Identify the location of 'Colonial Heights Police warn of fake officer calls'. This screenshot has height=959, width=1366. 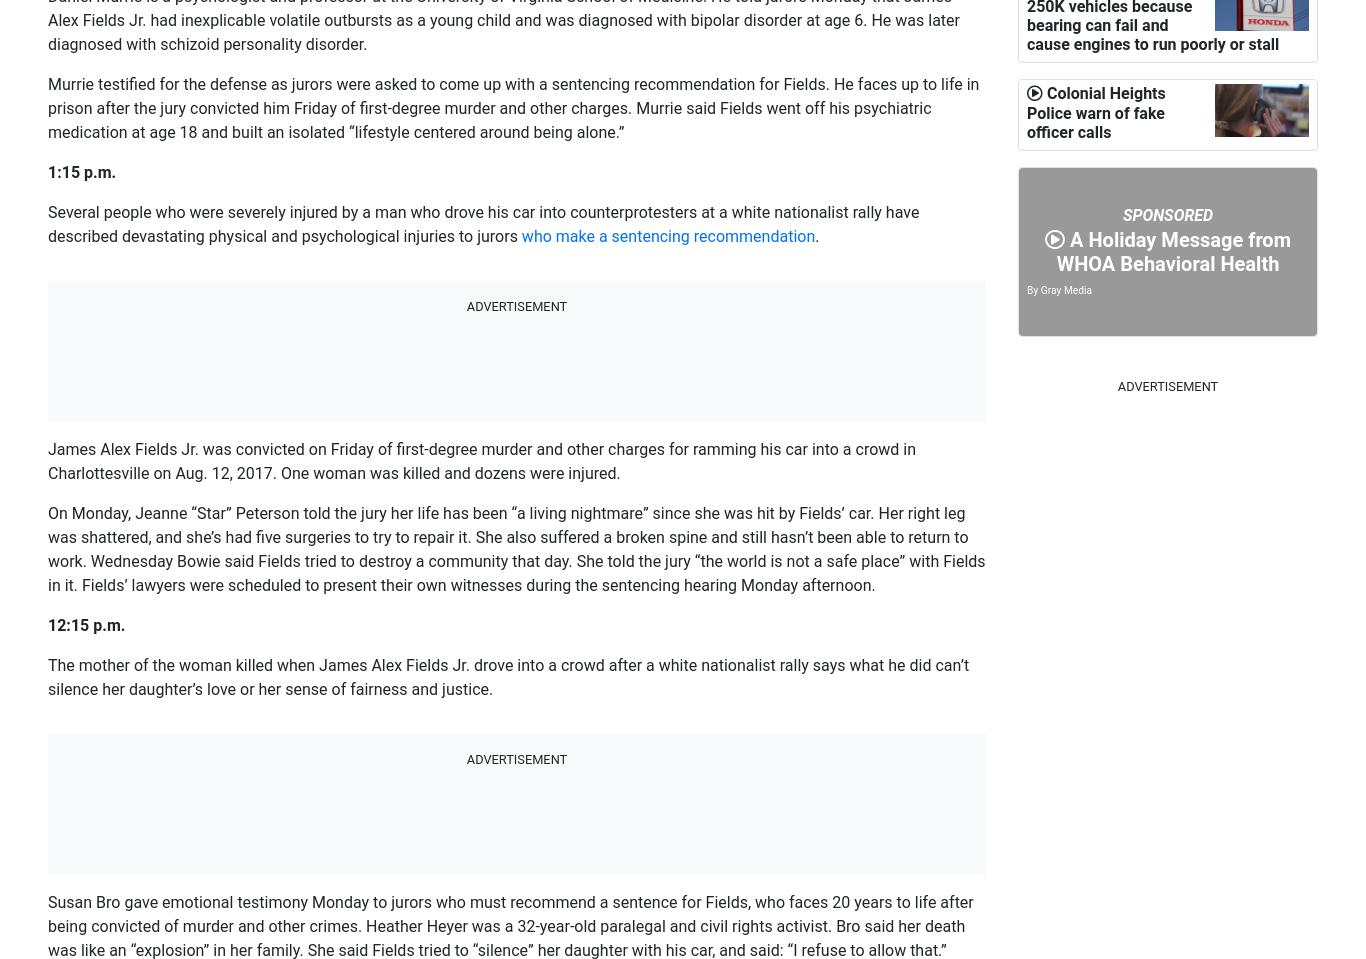
(1094, 302).